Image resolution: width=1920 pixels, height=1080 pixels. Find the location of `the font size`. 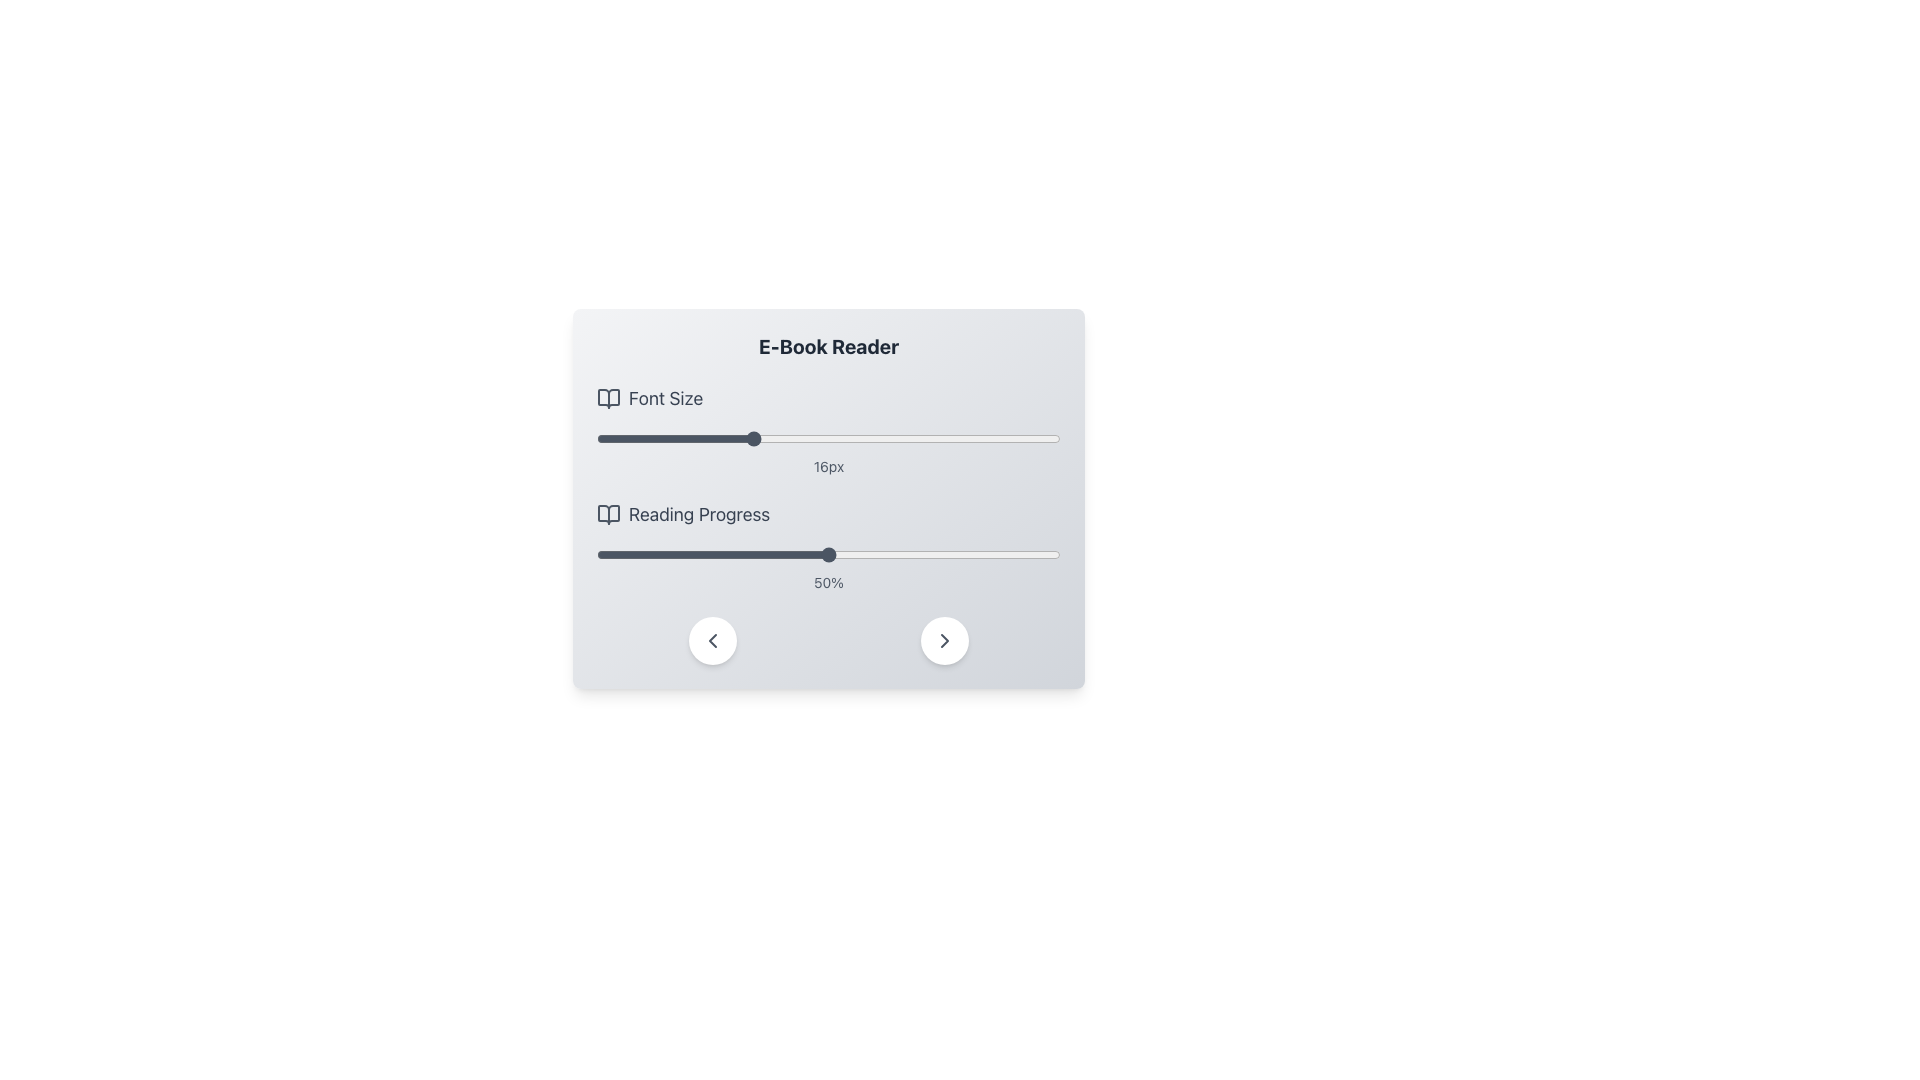

the font size is located at coordinates (750, 438).